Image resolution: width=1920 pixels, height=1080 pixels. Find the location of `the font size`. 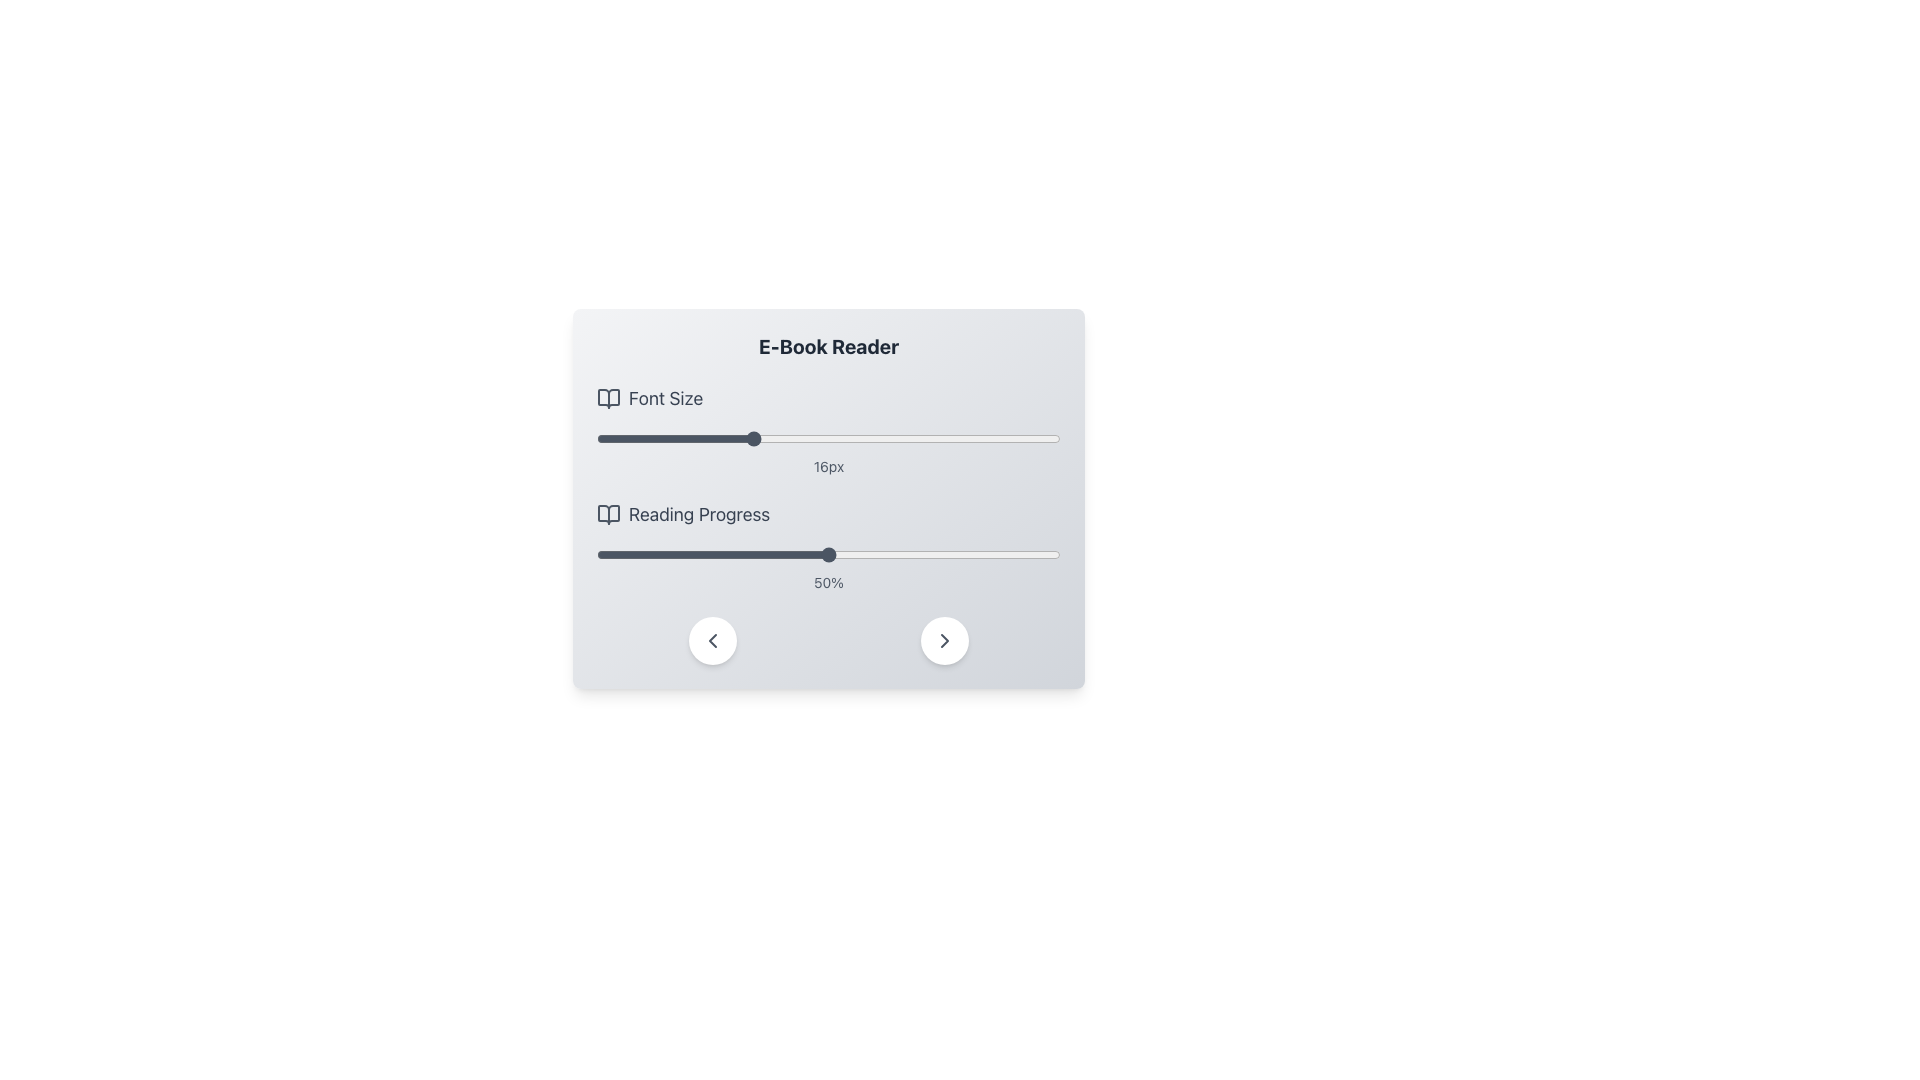

the font size is located at coordinates (750, 438).